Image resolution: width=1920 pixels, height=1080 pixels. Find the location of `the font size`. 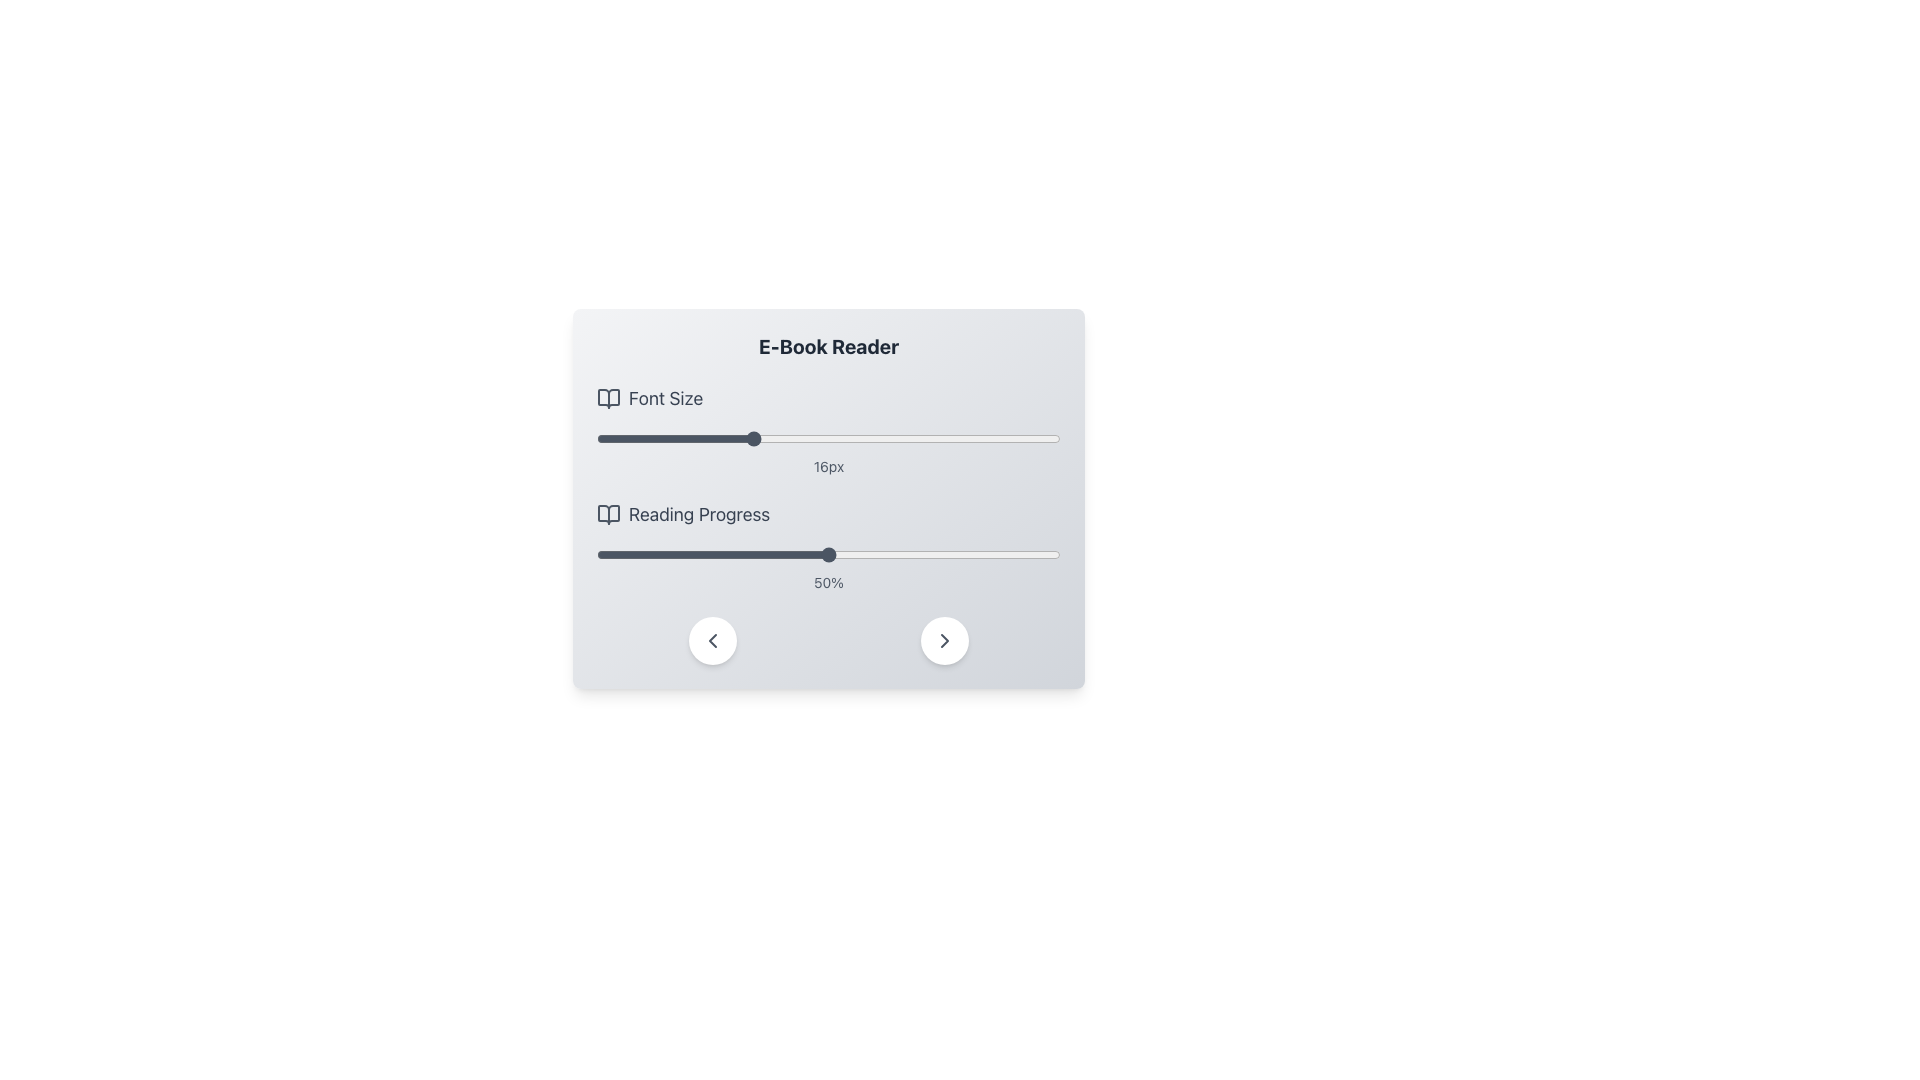

the font size is located at coordinates (750, 438).